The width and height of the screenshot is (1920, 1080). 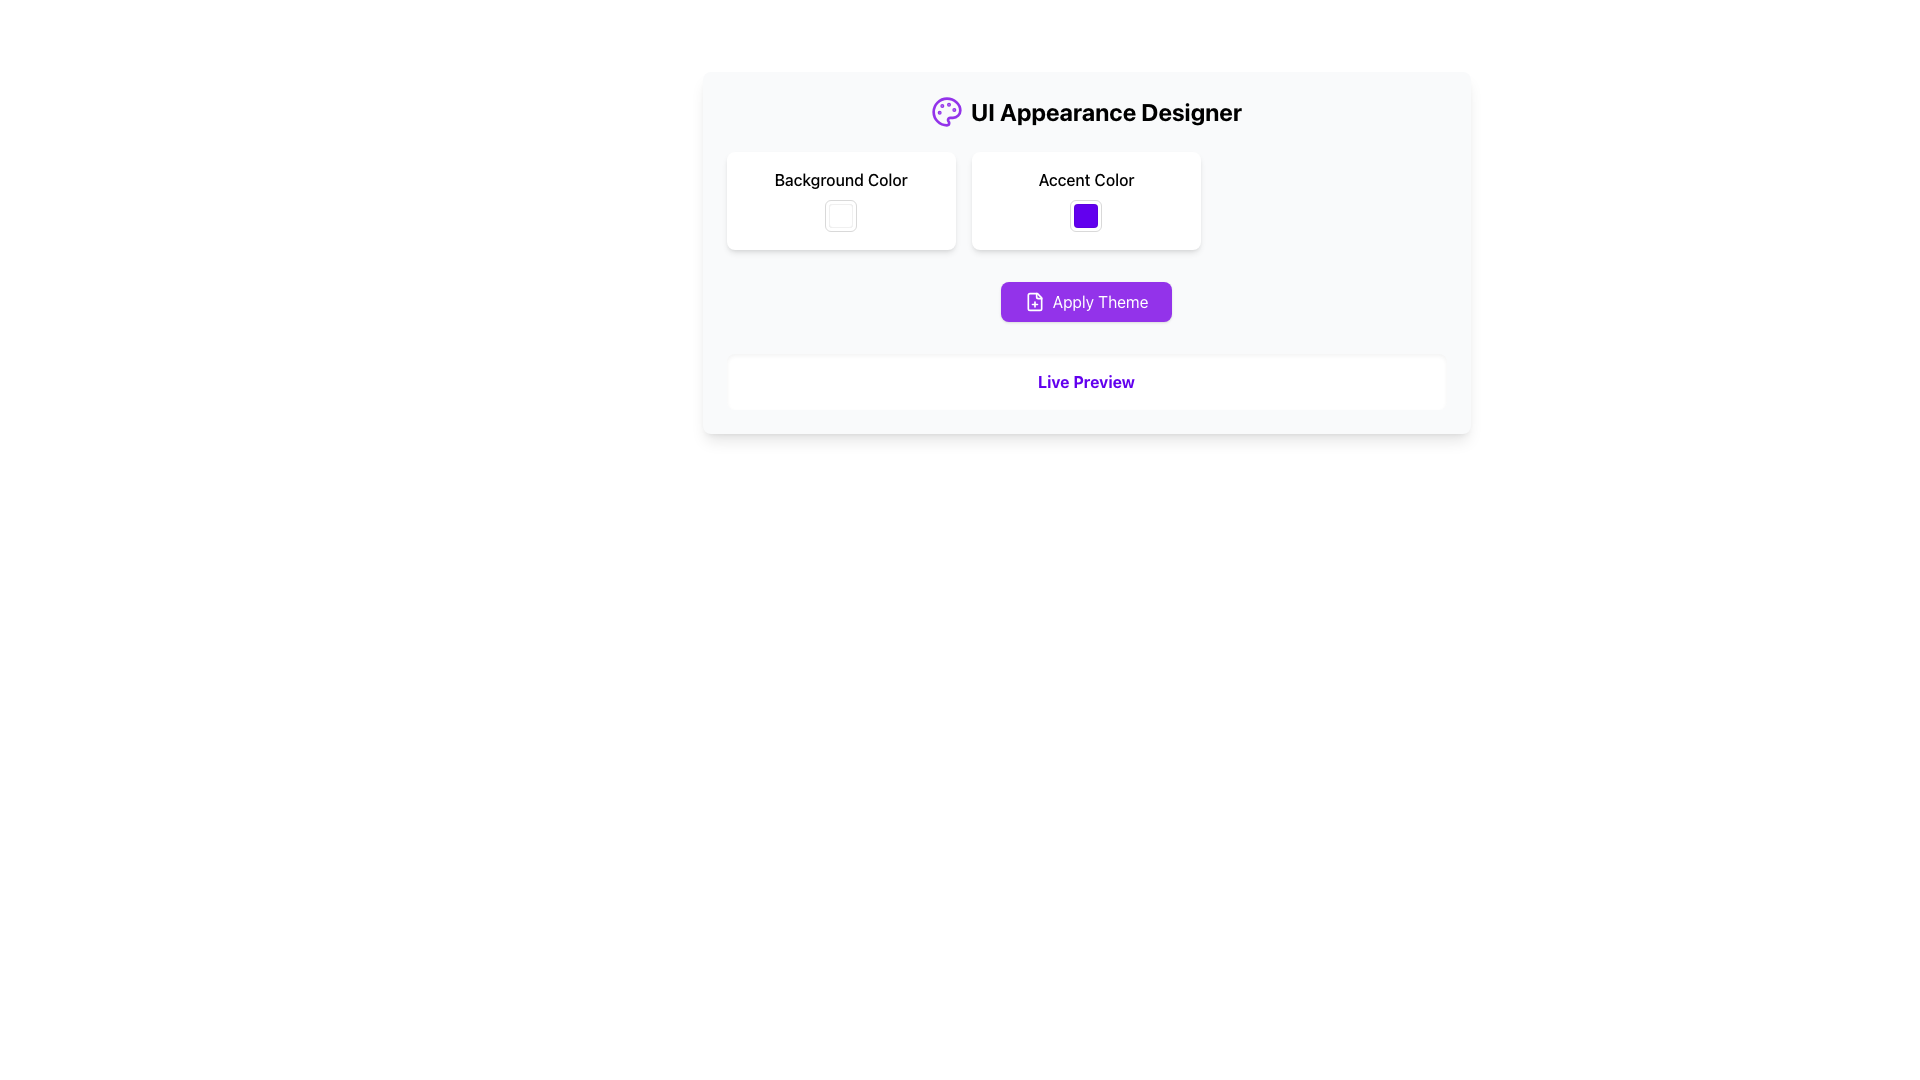 I want to click on the 'Apply Theme' button located in the 'UI Appearance Designer' section, so click(x=1085, y=301).